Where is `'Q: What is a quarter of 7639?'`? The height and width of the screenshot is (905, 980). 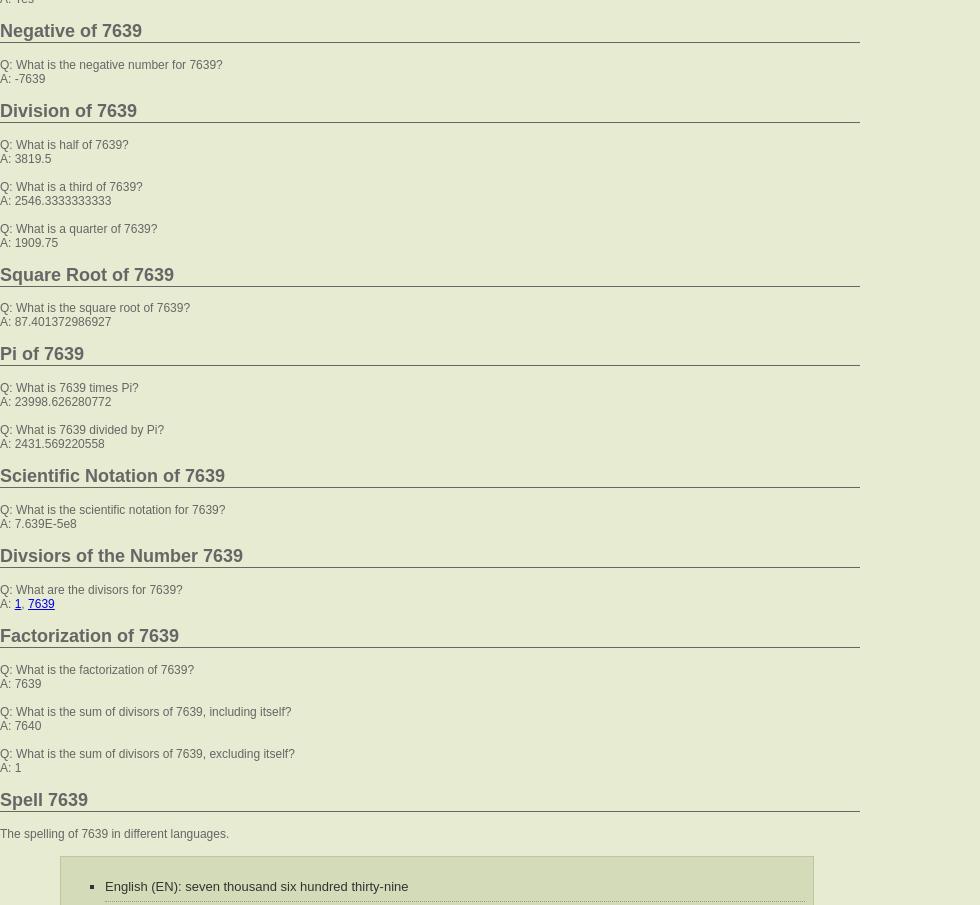
'Q: What is a quarter of 7639?' is located at coordinates (78, 226).